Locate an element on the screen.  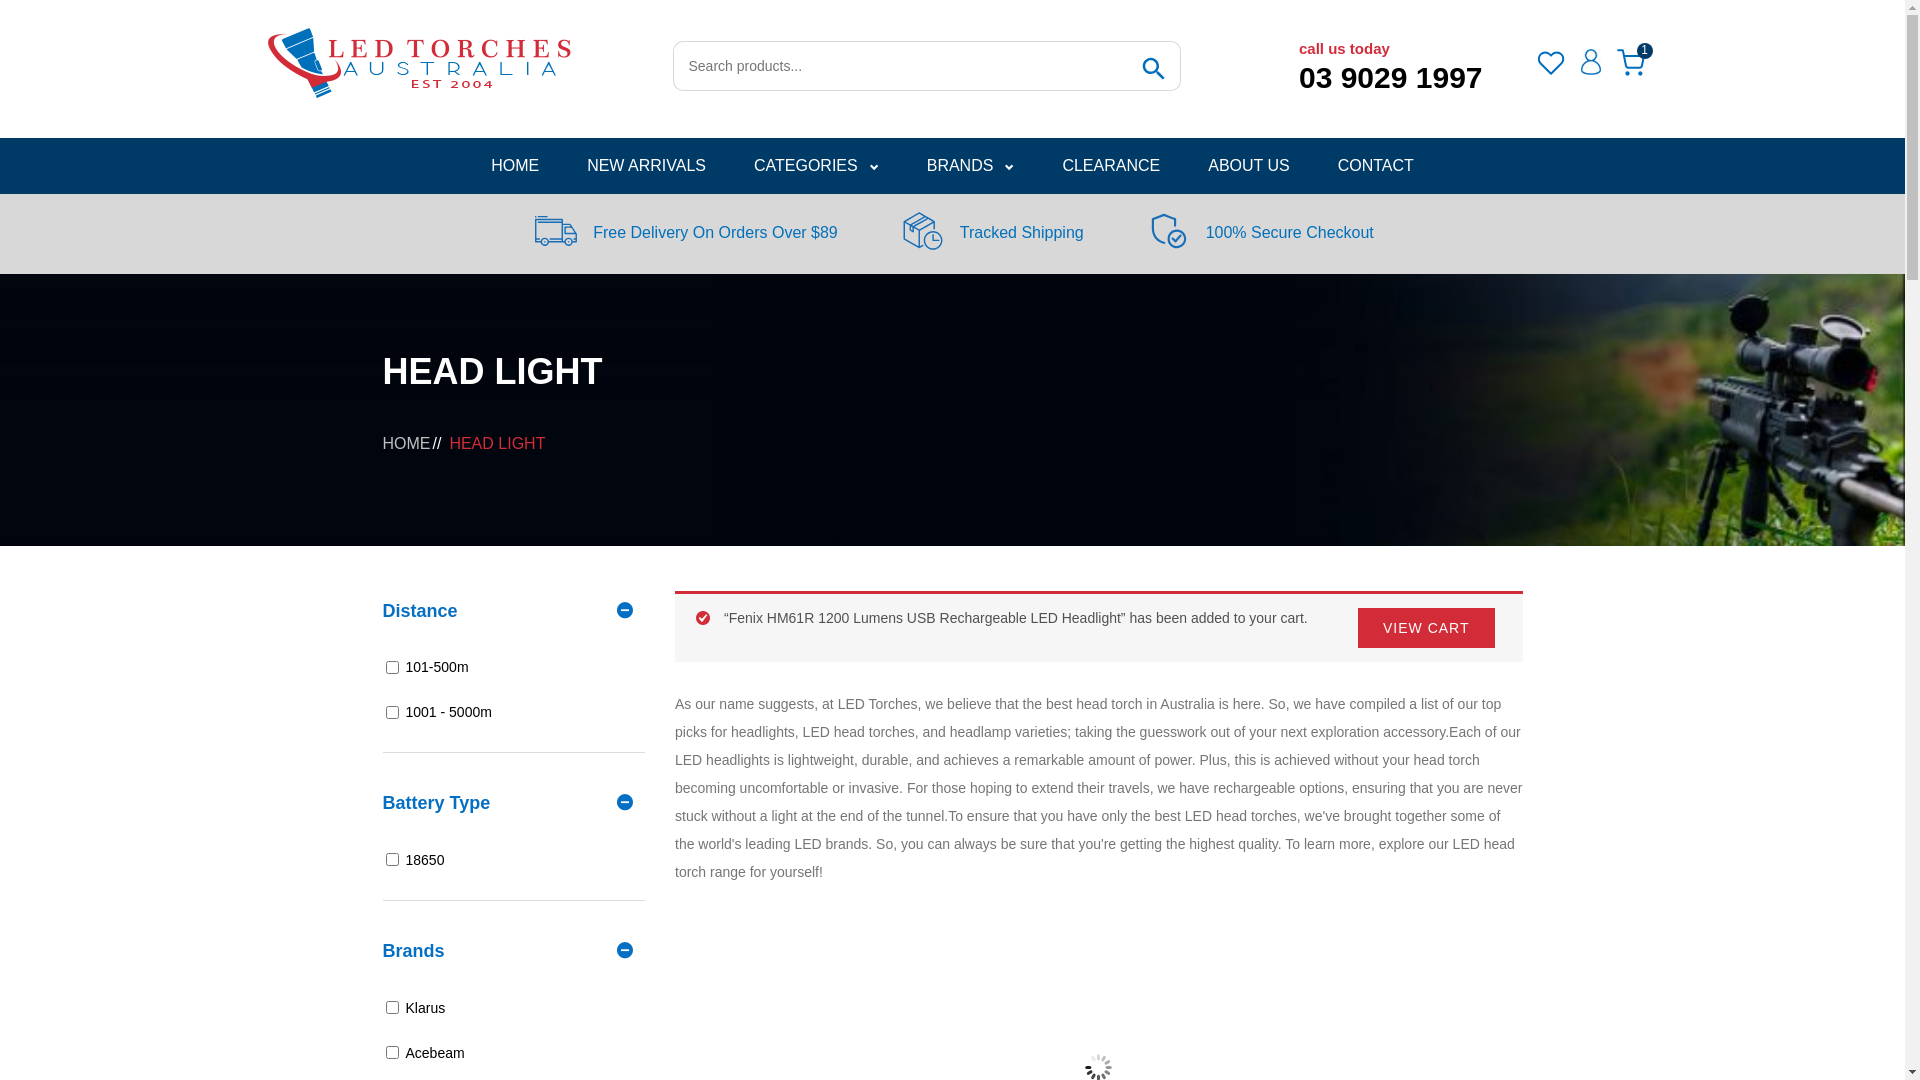
'CLEARANCE' is located at coordinates (1037, 164).